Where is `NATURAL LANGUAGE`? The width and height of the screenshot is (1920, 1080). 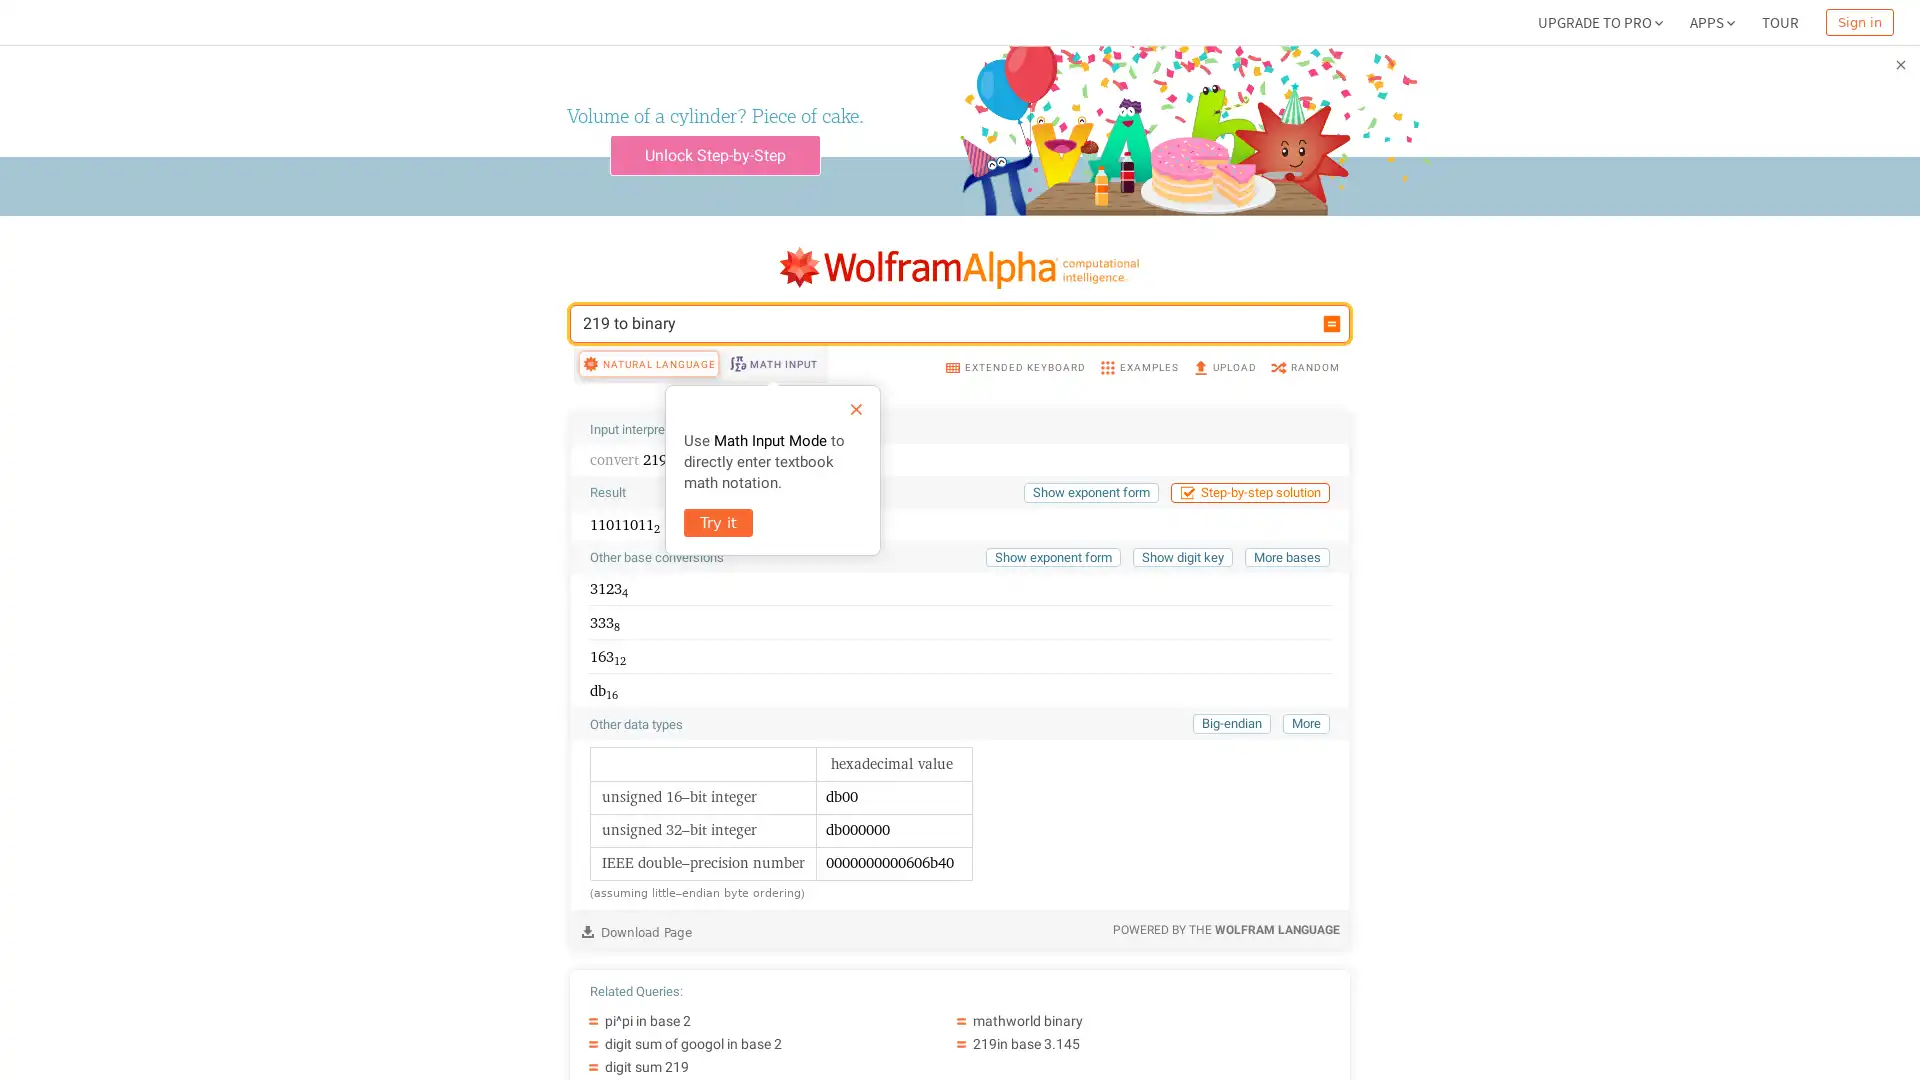 NATURAL LANGUAGE is located at coordinates (648, 402).